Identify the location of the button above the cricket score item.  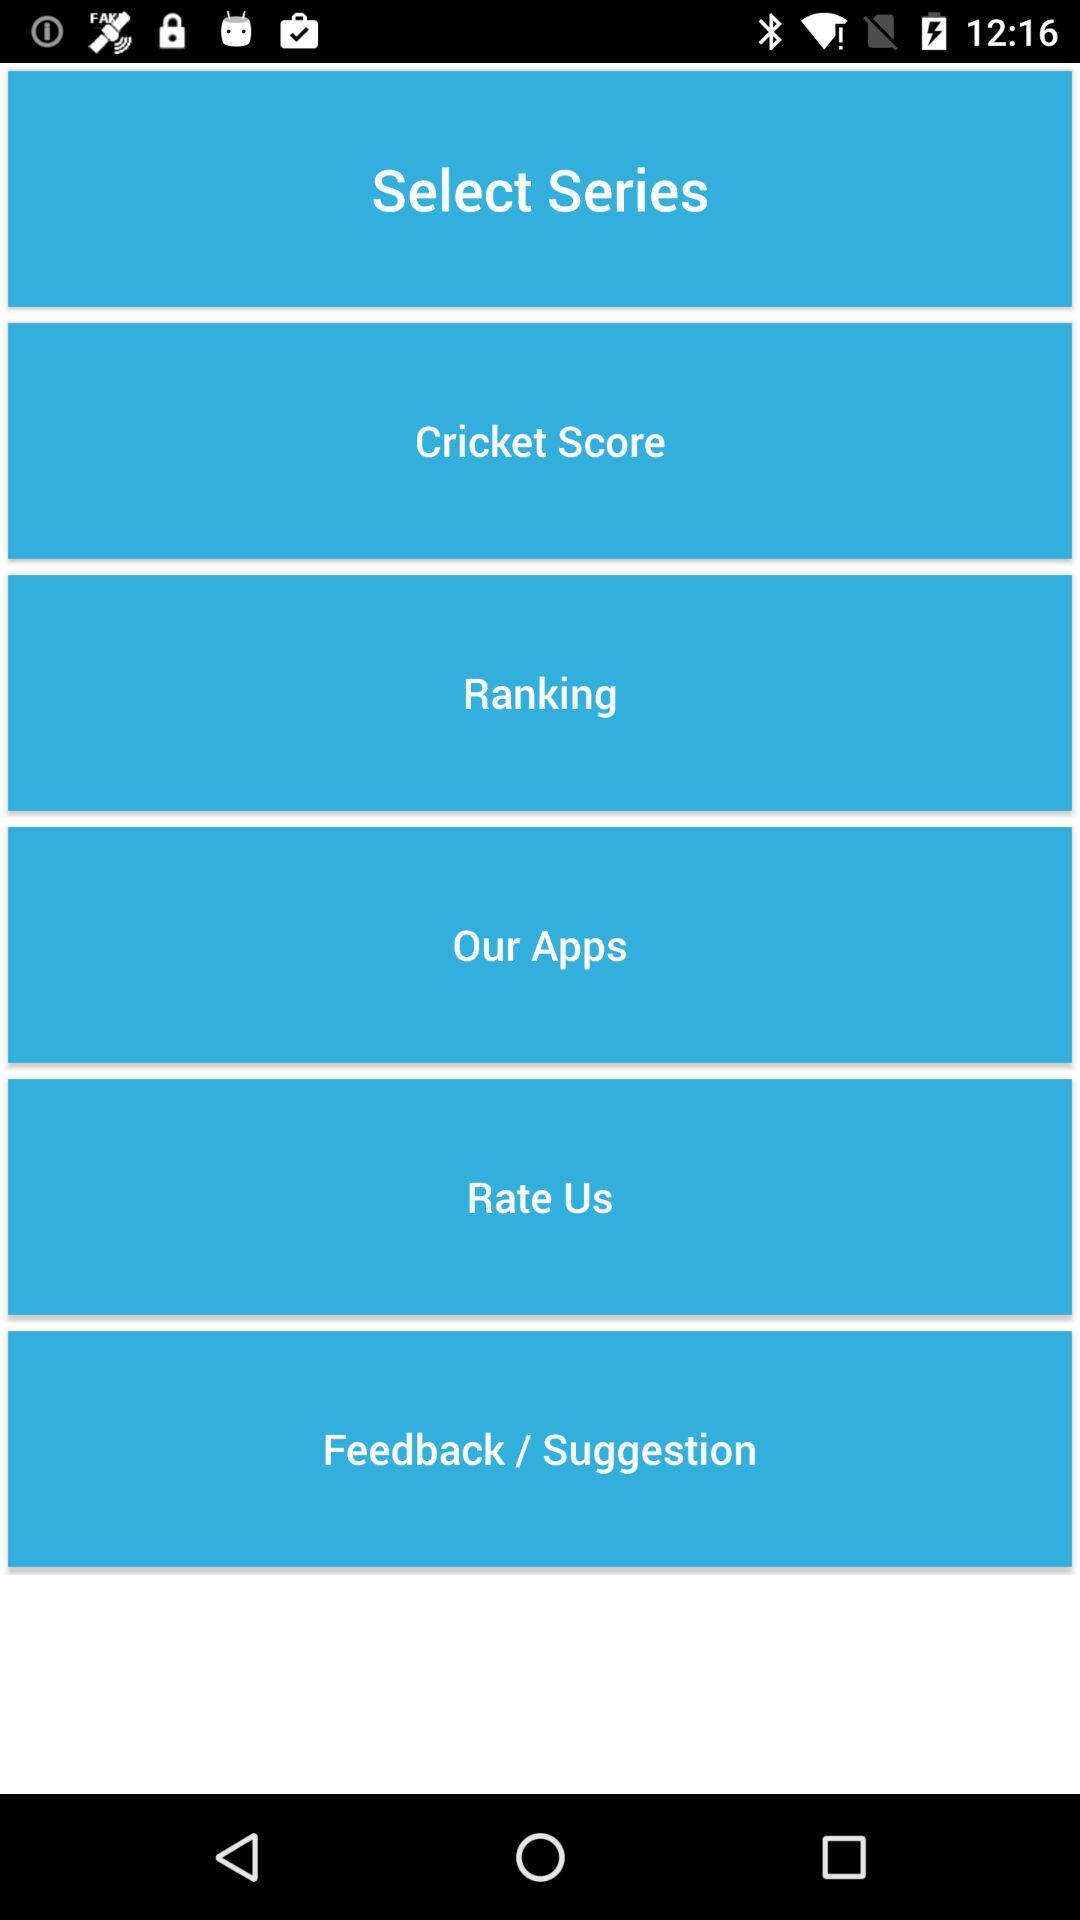
(540, 188).